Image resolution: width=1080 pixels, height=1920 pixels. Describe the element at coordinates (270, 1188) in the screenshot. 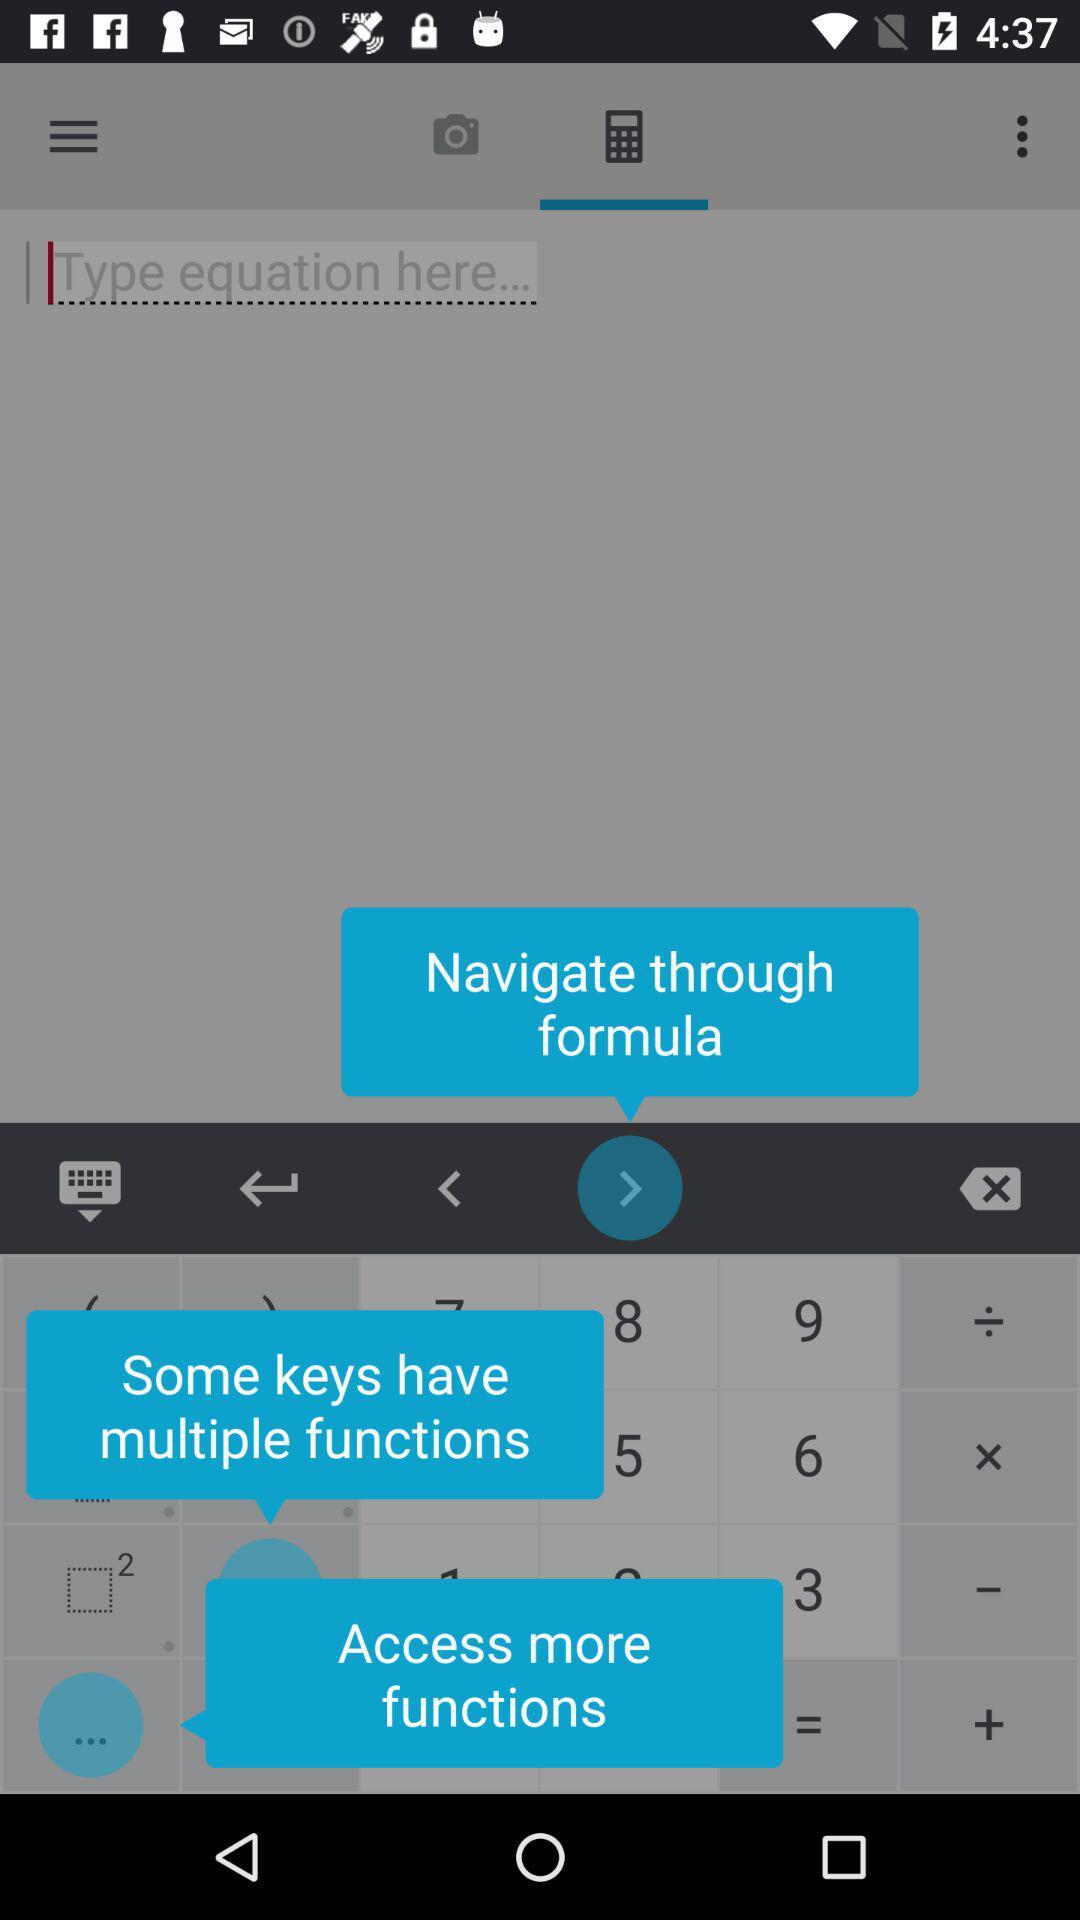

I see `go back` at that location.